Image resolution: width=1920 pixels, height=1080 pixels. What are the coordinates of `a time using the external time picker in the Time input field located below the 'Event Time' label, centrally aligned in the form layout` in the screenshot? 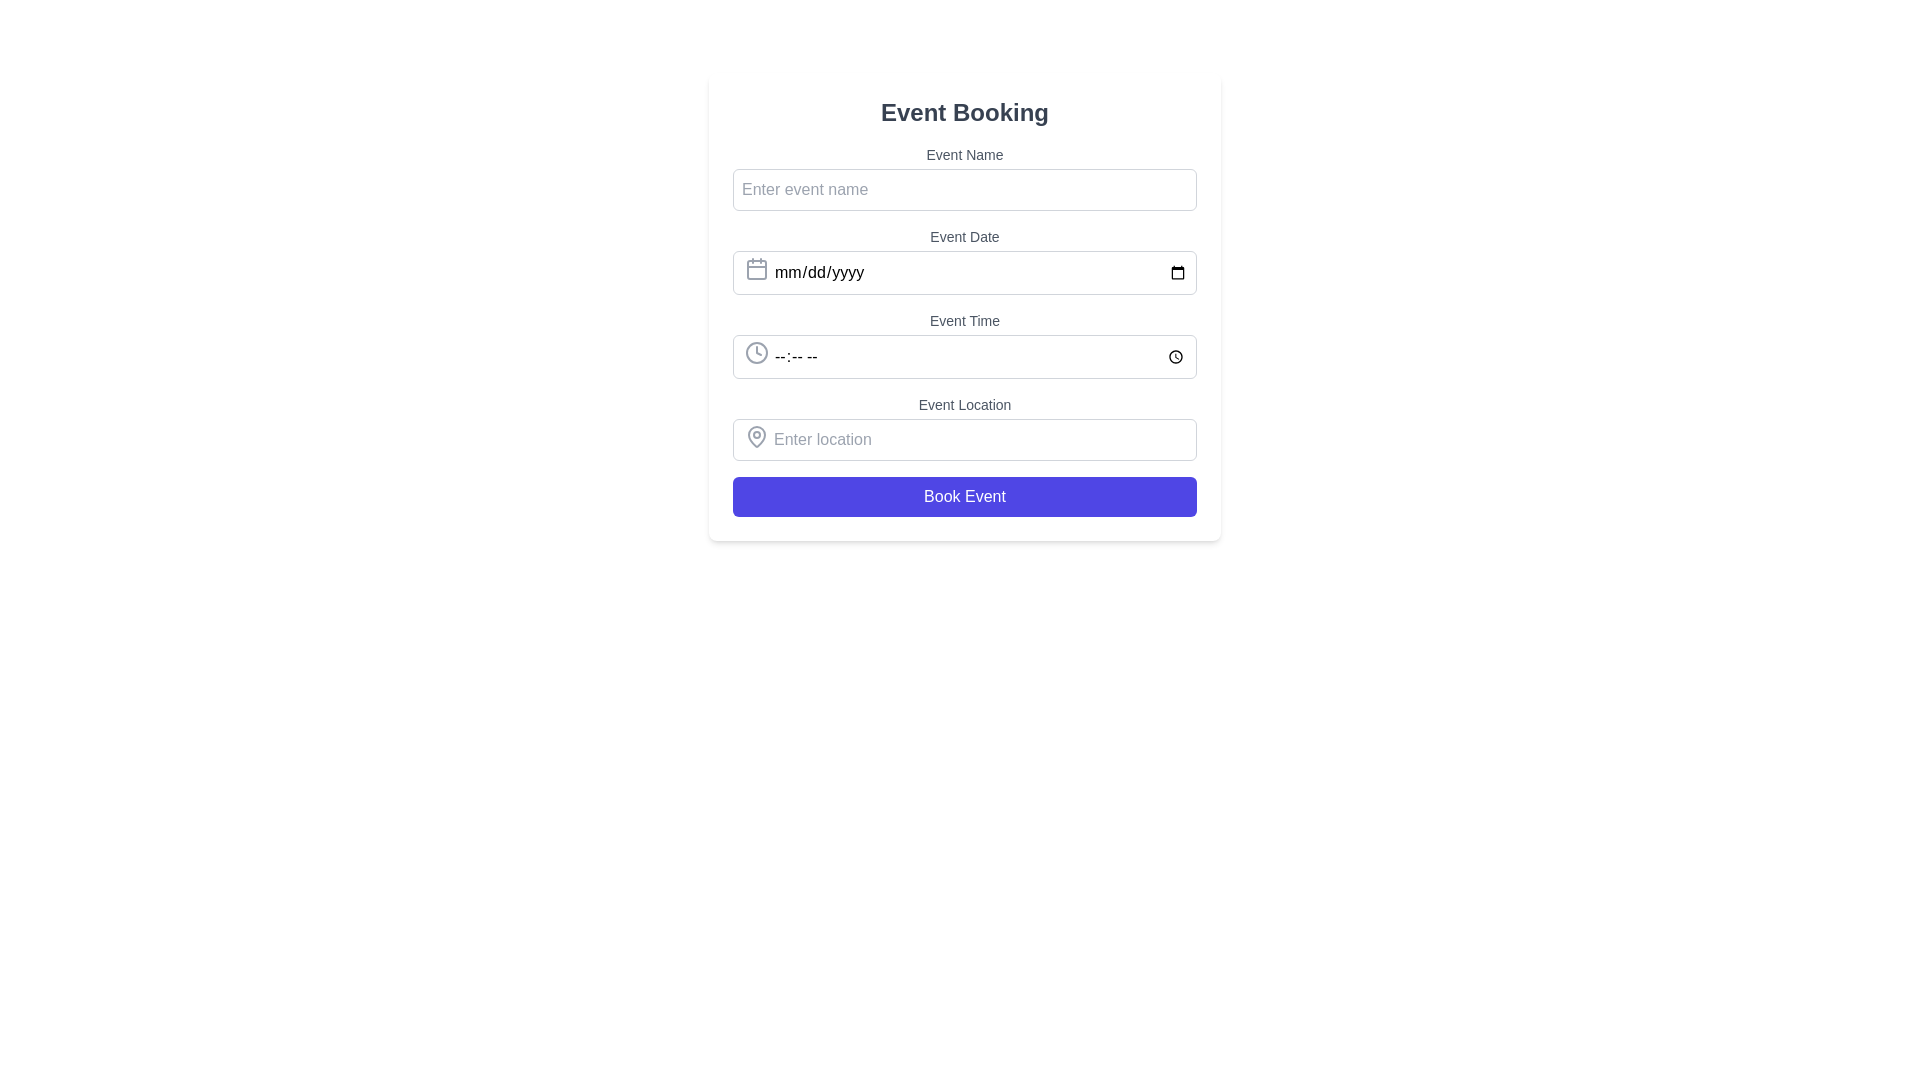 It's located at (964, 353).